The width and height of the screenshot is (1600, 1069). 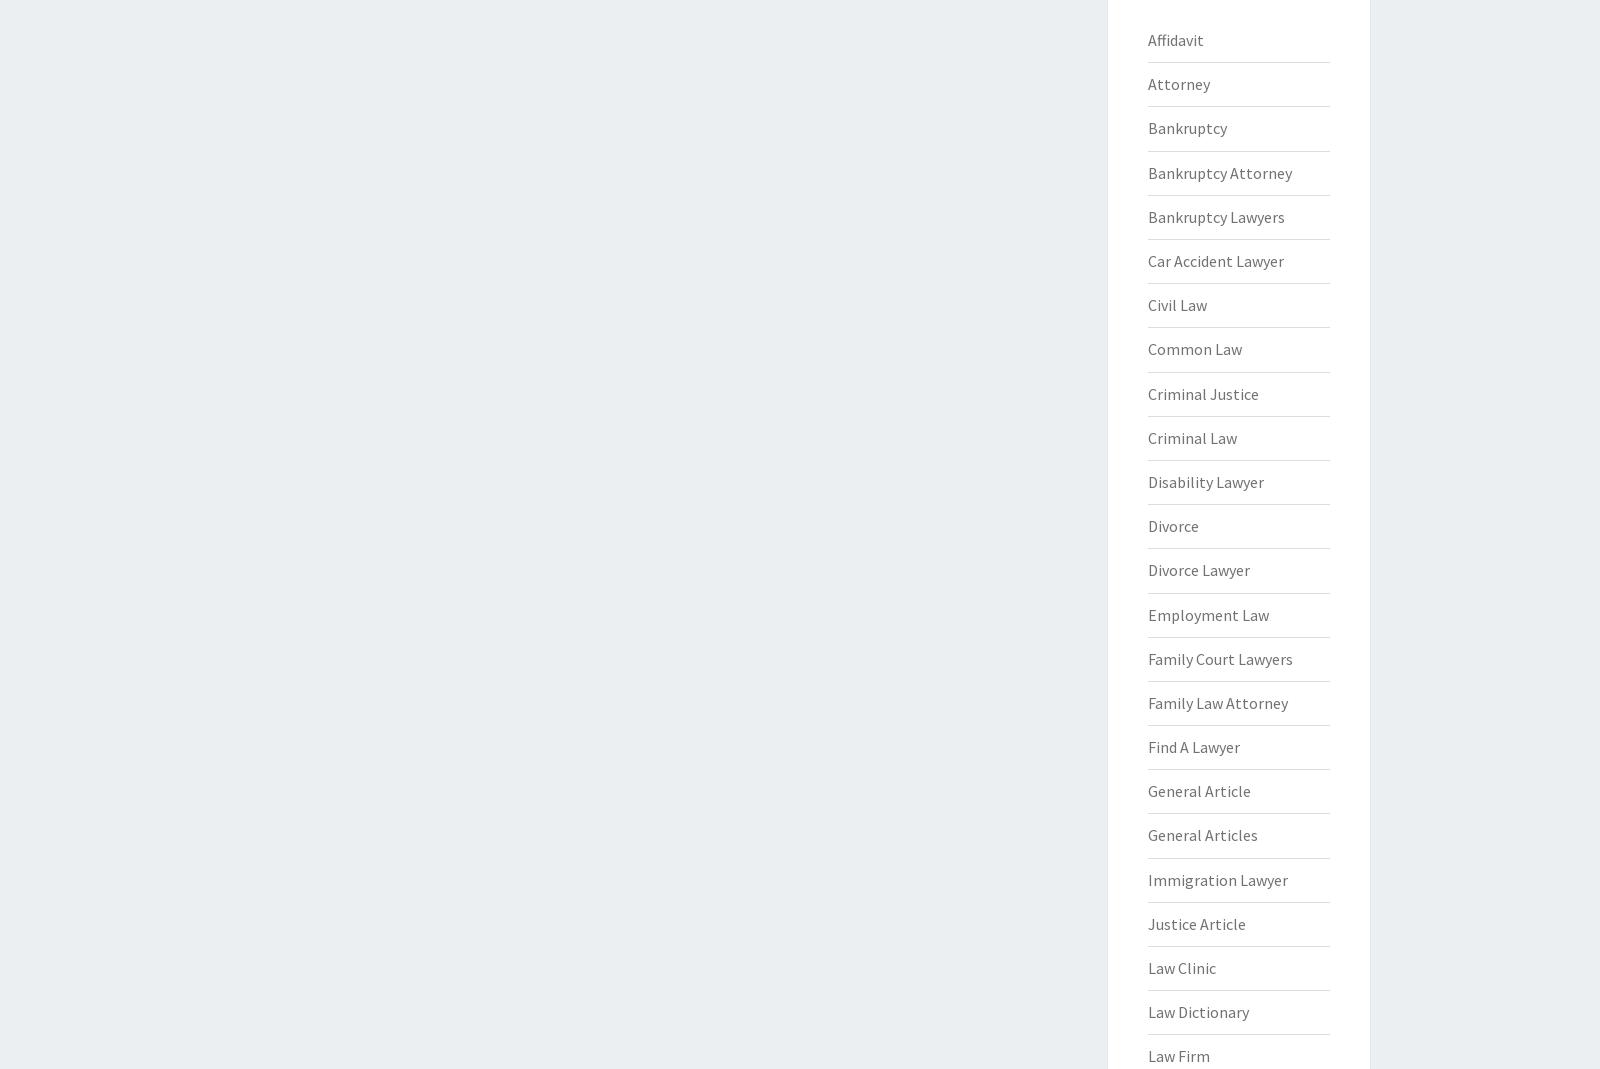 What do you see at coordinates (1178, 83) in the screenshot?
I see `'Attorney'` at bounding box center [1178, 83].